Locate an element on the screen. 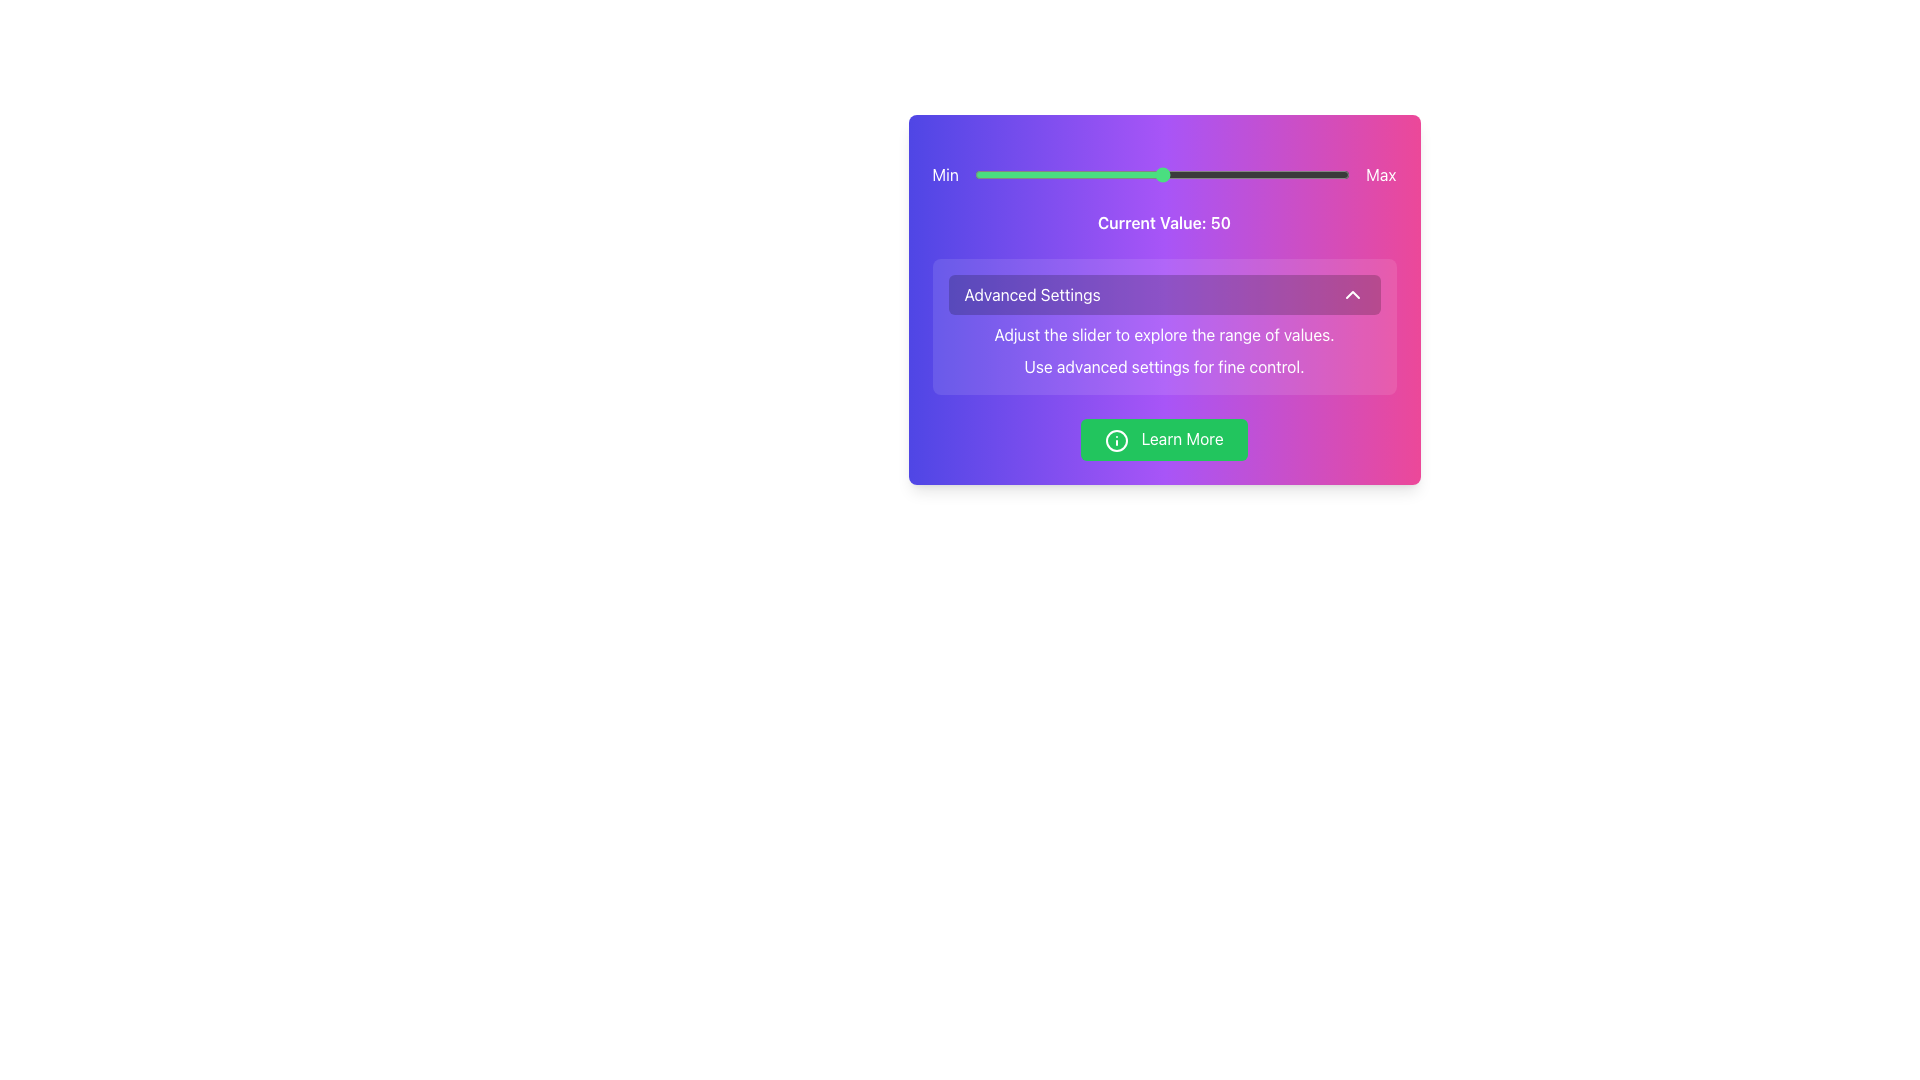 The image size is (1920, 1080). the interactive button located at the bottom center of the colorful gradient panel under the 'Advanced Settings' section is located at coordinates (1164, 438).